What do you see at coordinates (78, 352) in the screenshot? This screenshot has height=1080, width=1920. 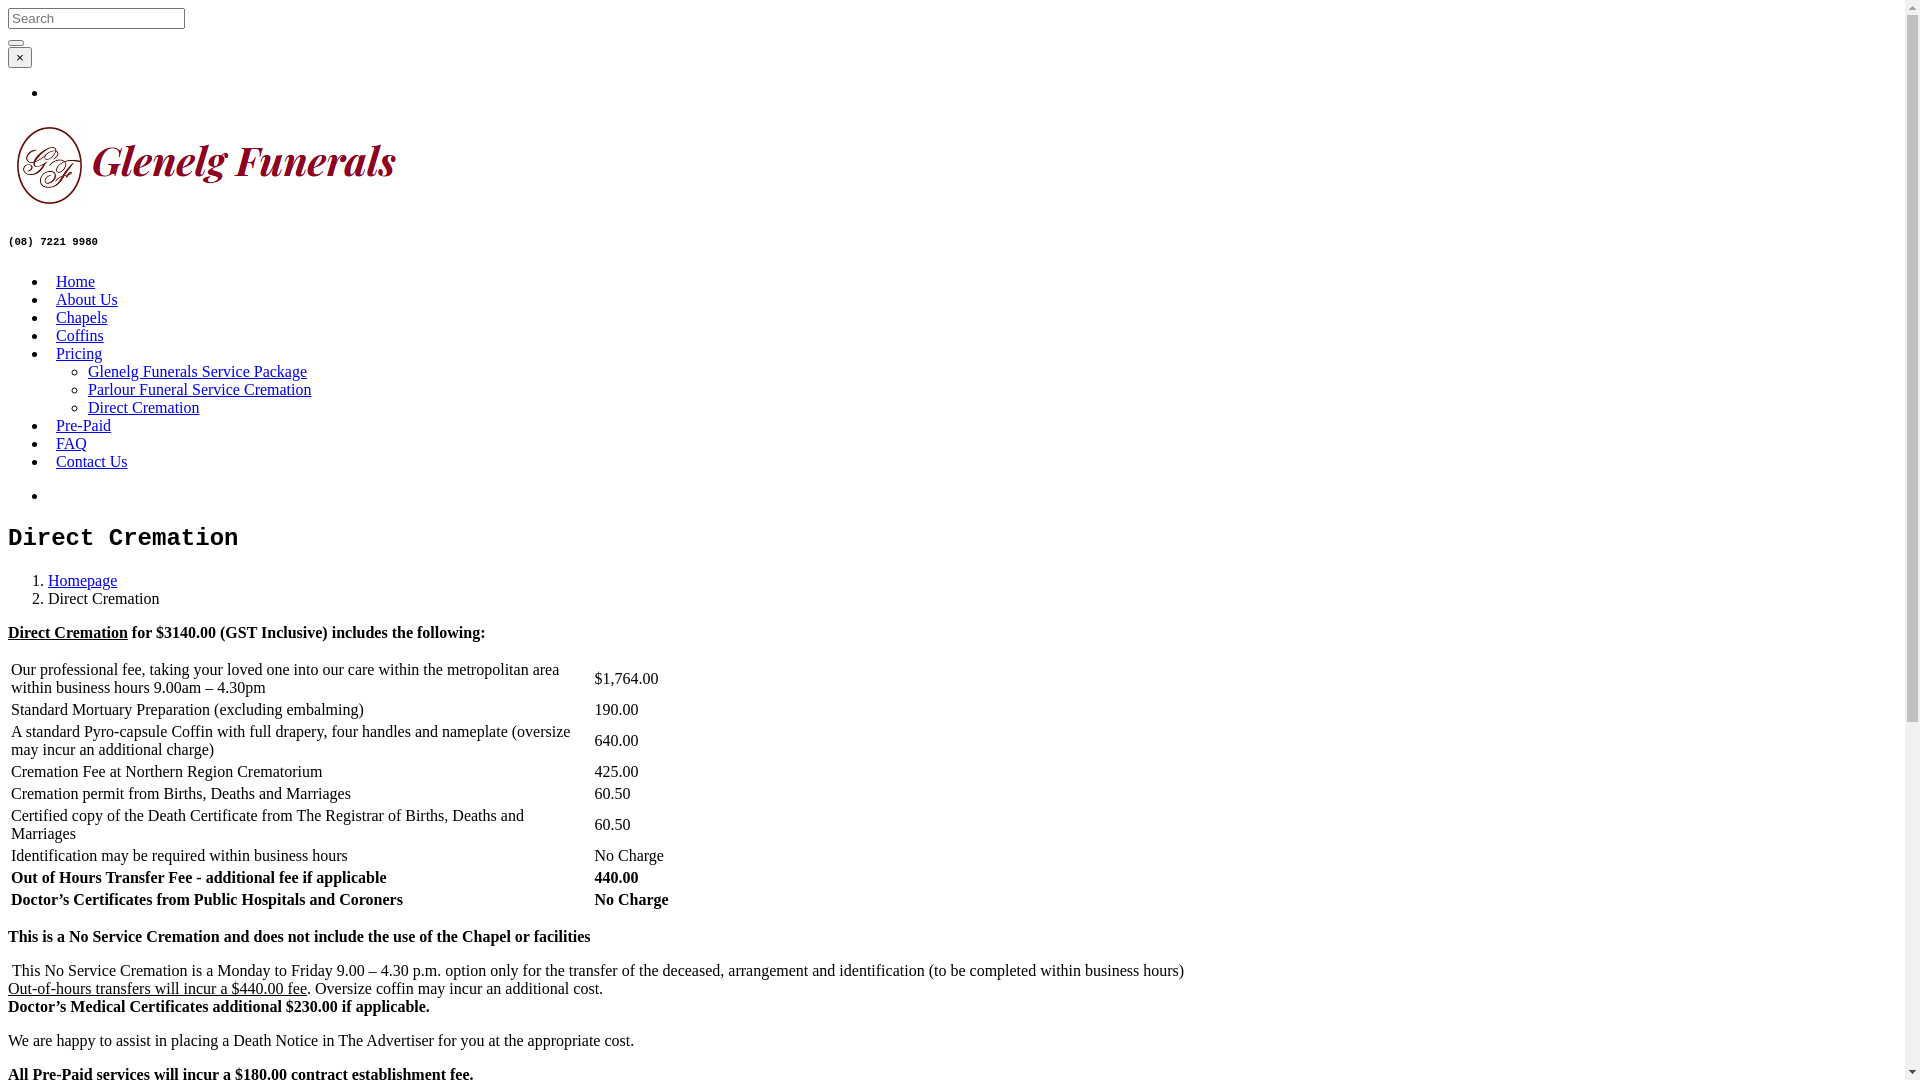 I see `'Pricing'` at bounding box center [78, 352].